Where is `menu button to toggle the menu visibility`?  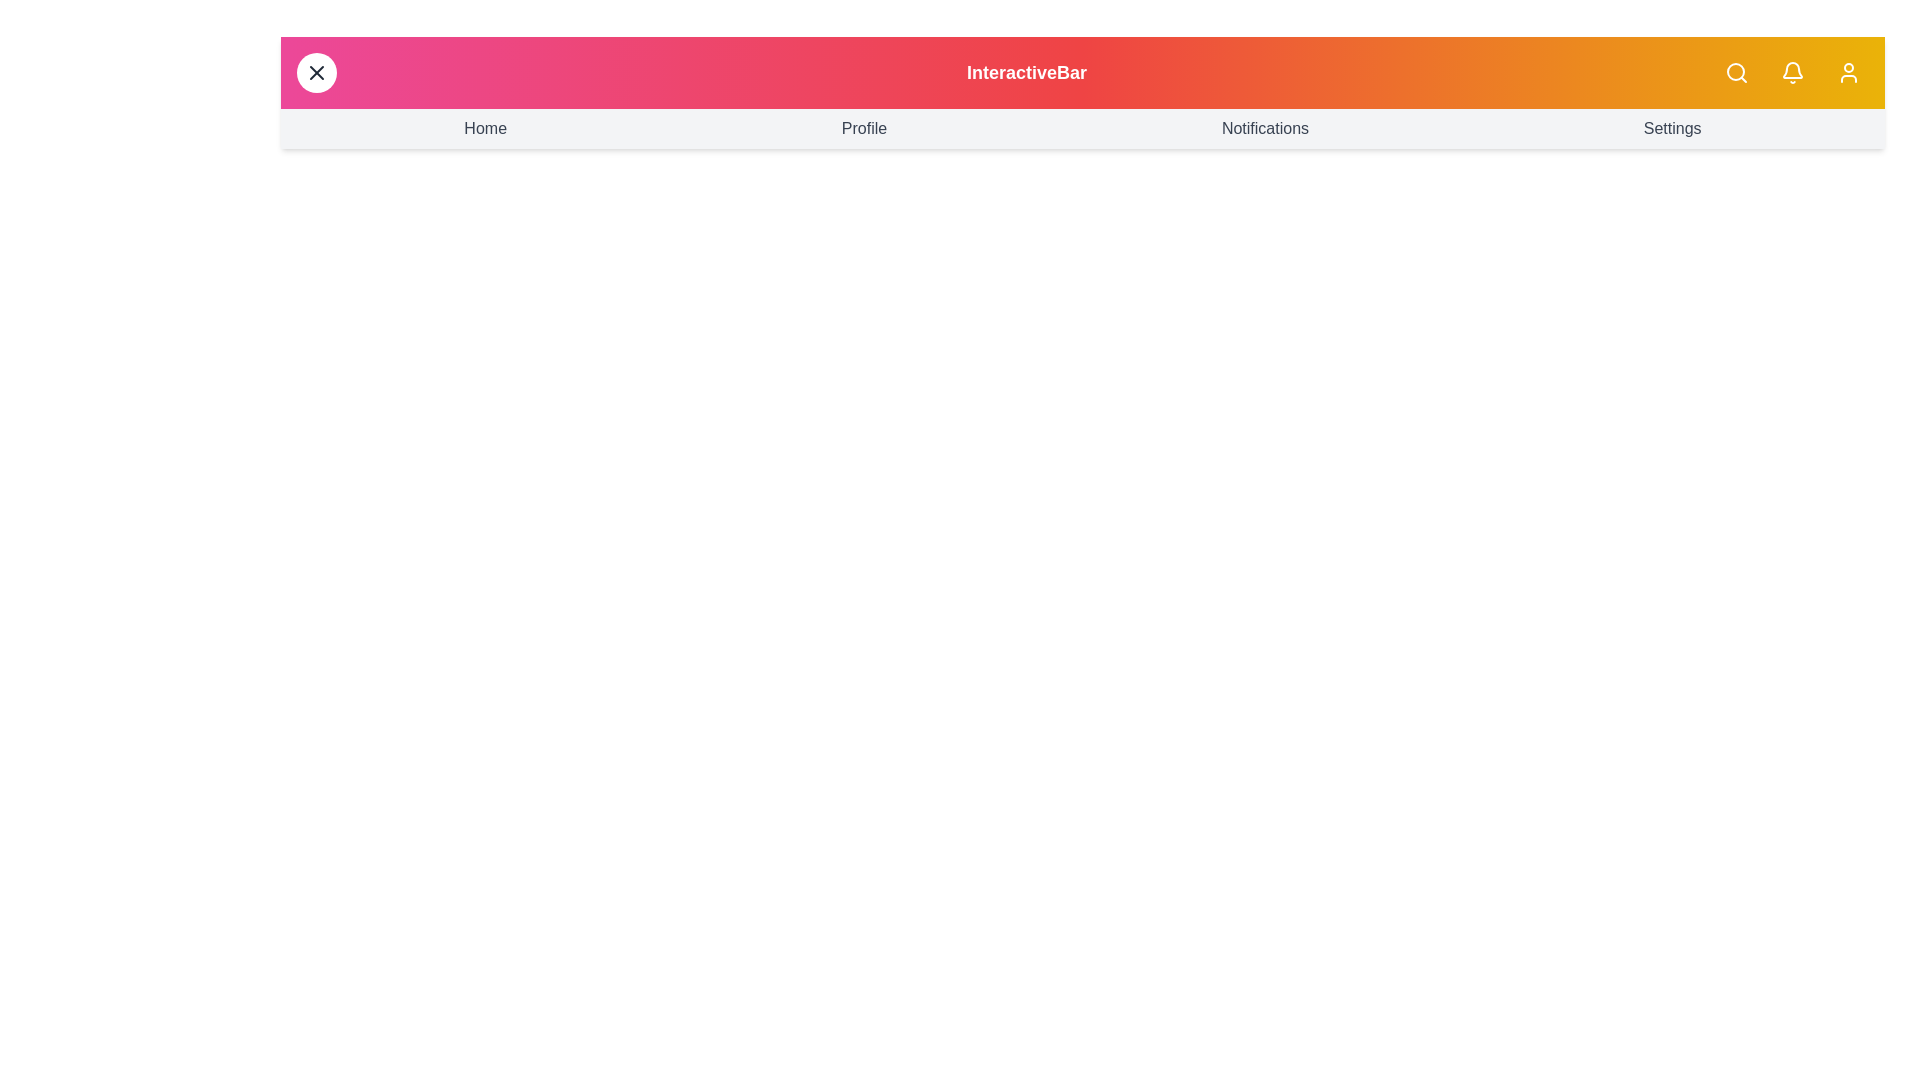 menu button to toggle the menu visibility is located at coordinates (315, 72).